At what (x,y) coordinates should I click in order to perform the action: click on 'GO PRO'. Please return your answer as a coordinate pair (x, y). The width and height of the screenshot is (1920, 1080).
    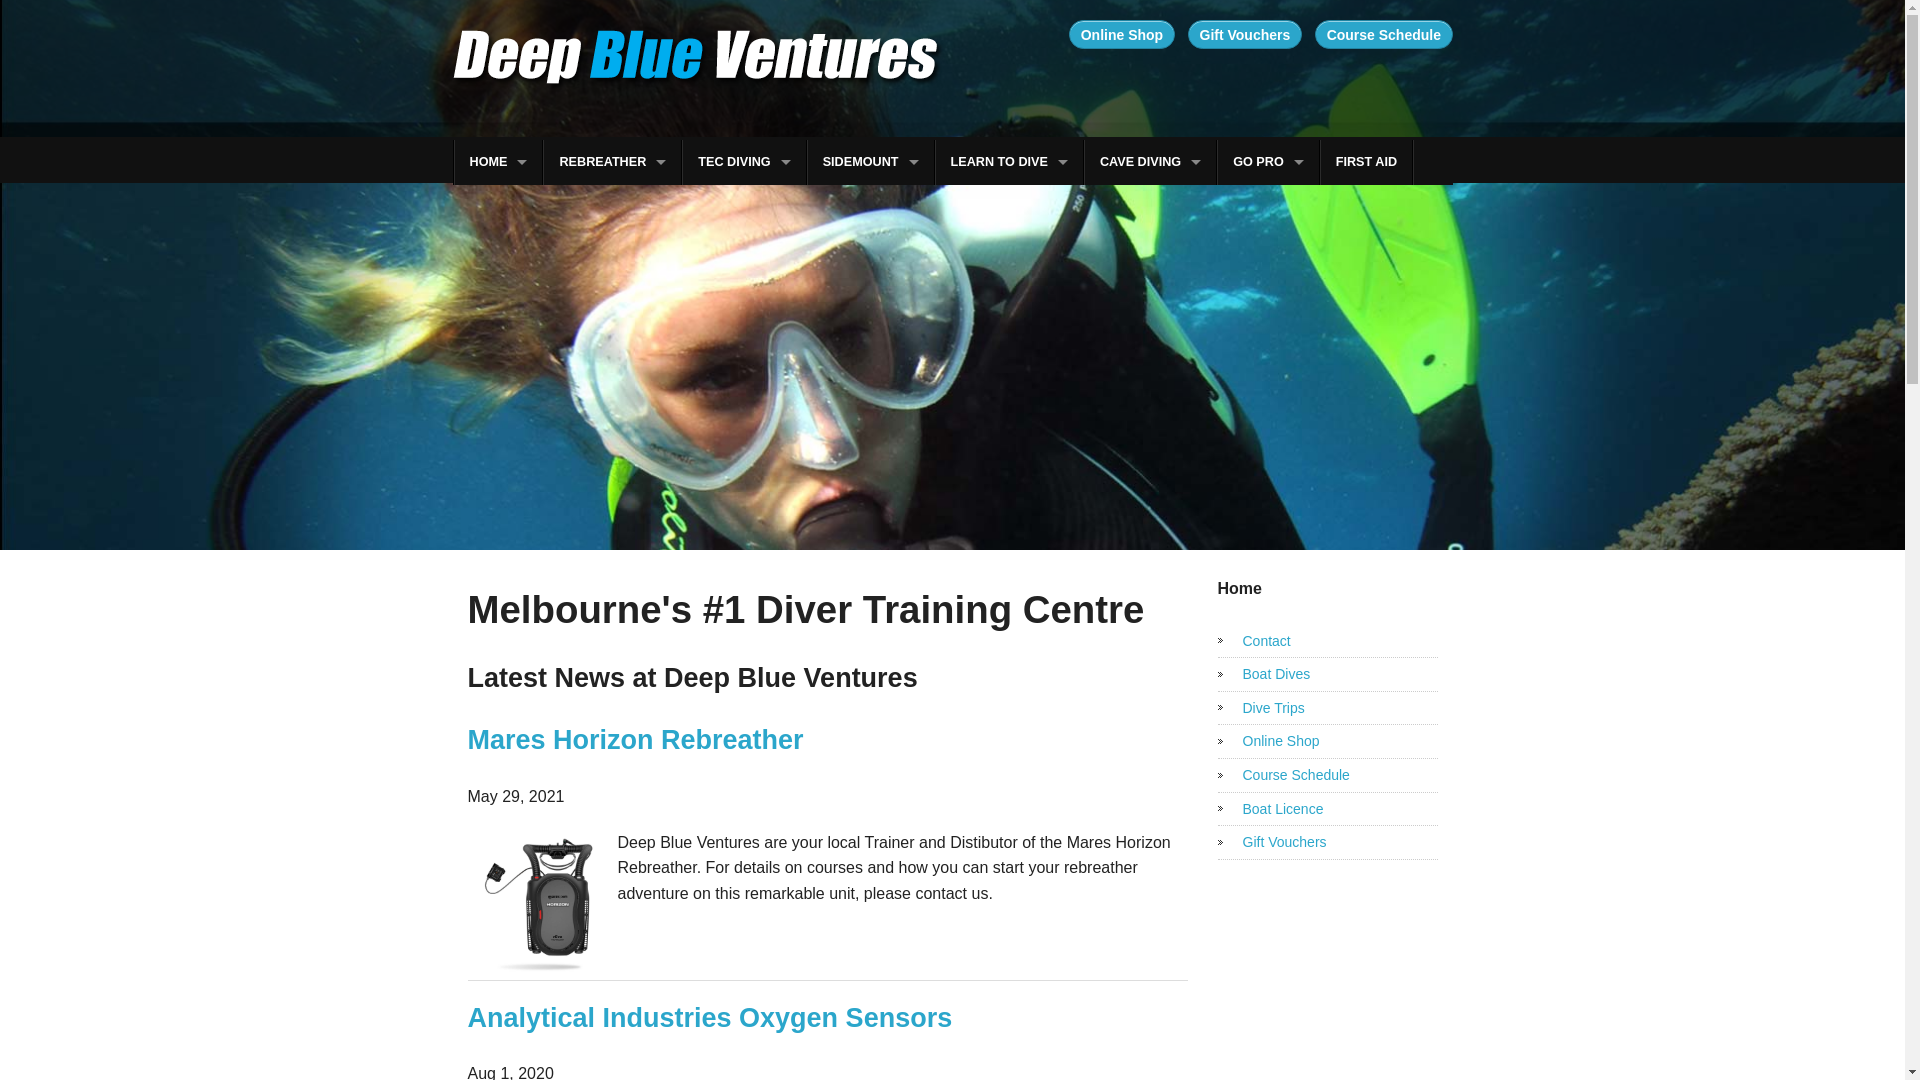
    Looking at the image, I should click on (1217, 161).